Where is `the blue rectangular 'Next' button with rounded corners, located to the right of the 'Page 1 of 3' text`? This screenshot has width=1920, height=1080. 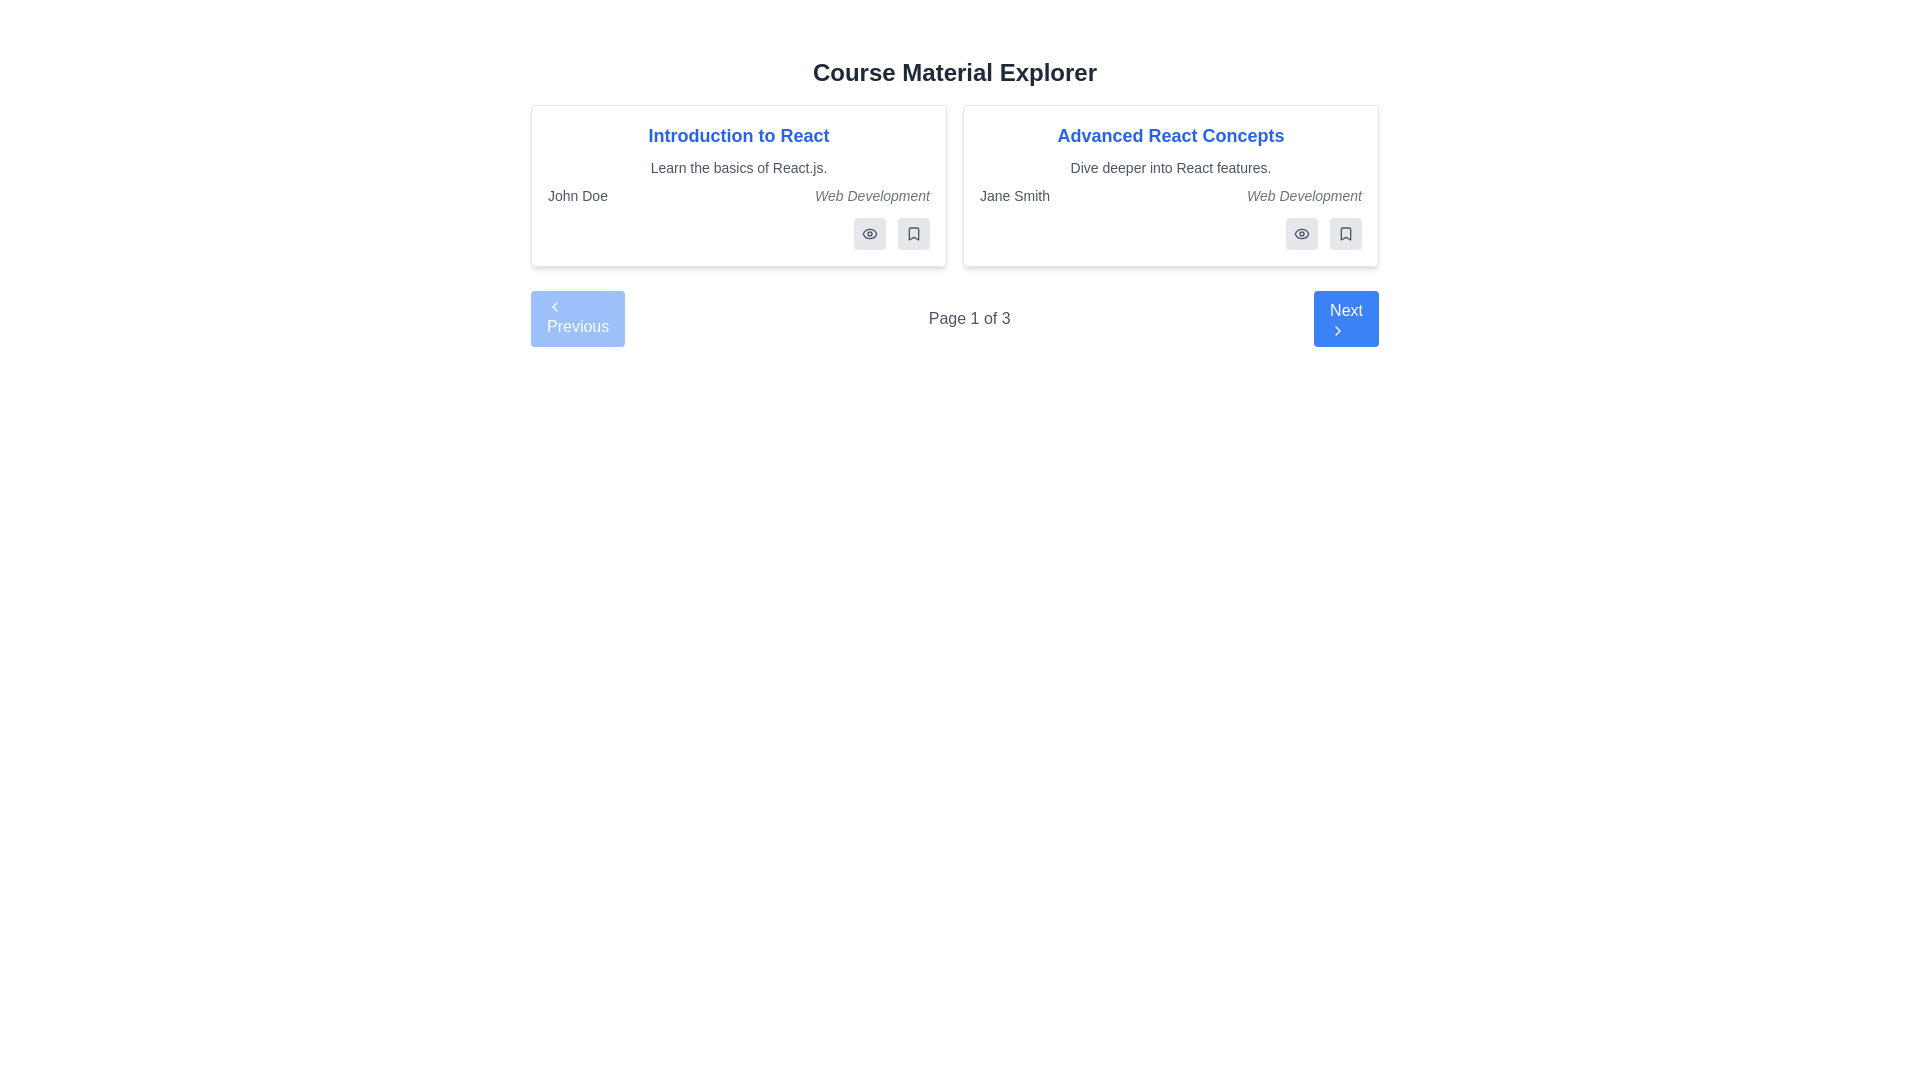
the blue rectangular 'Next' button with rounded corners, located to the right of the 'Page 1 of 3' text is located at coordinates (1346, 318).